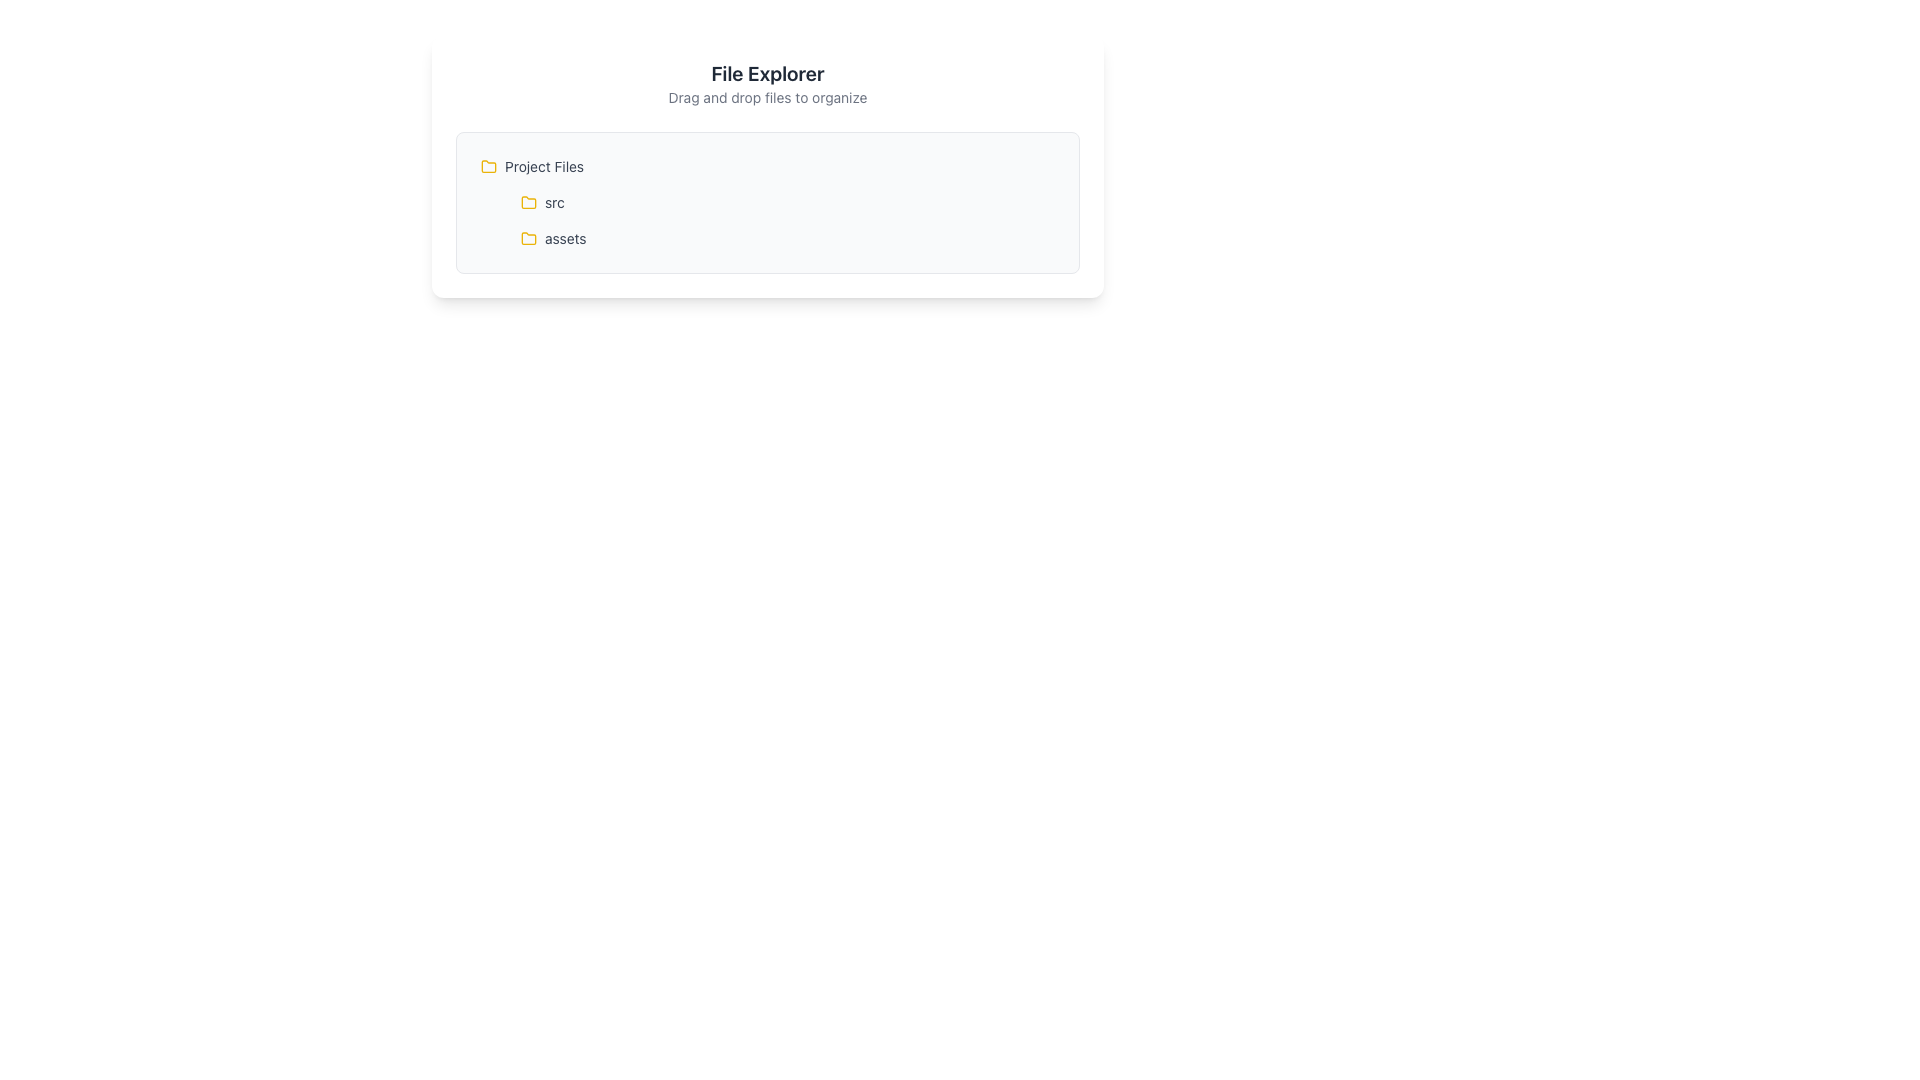  I want to click on the text label indicating the name of a folder within the file management interface, so click(564, 238).